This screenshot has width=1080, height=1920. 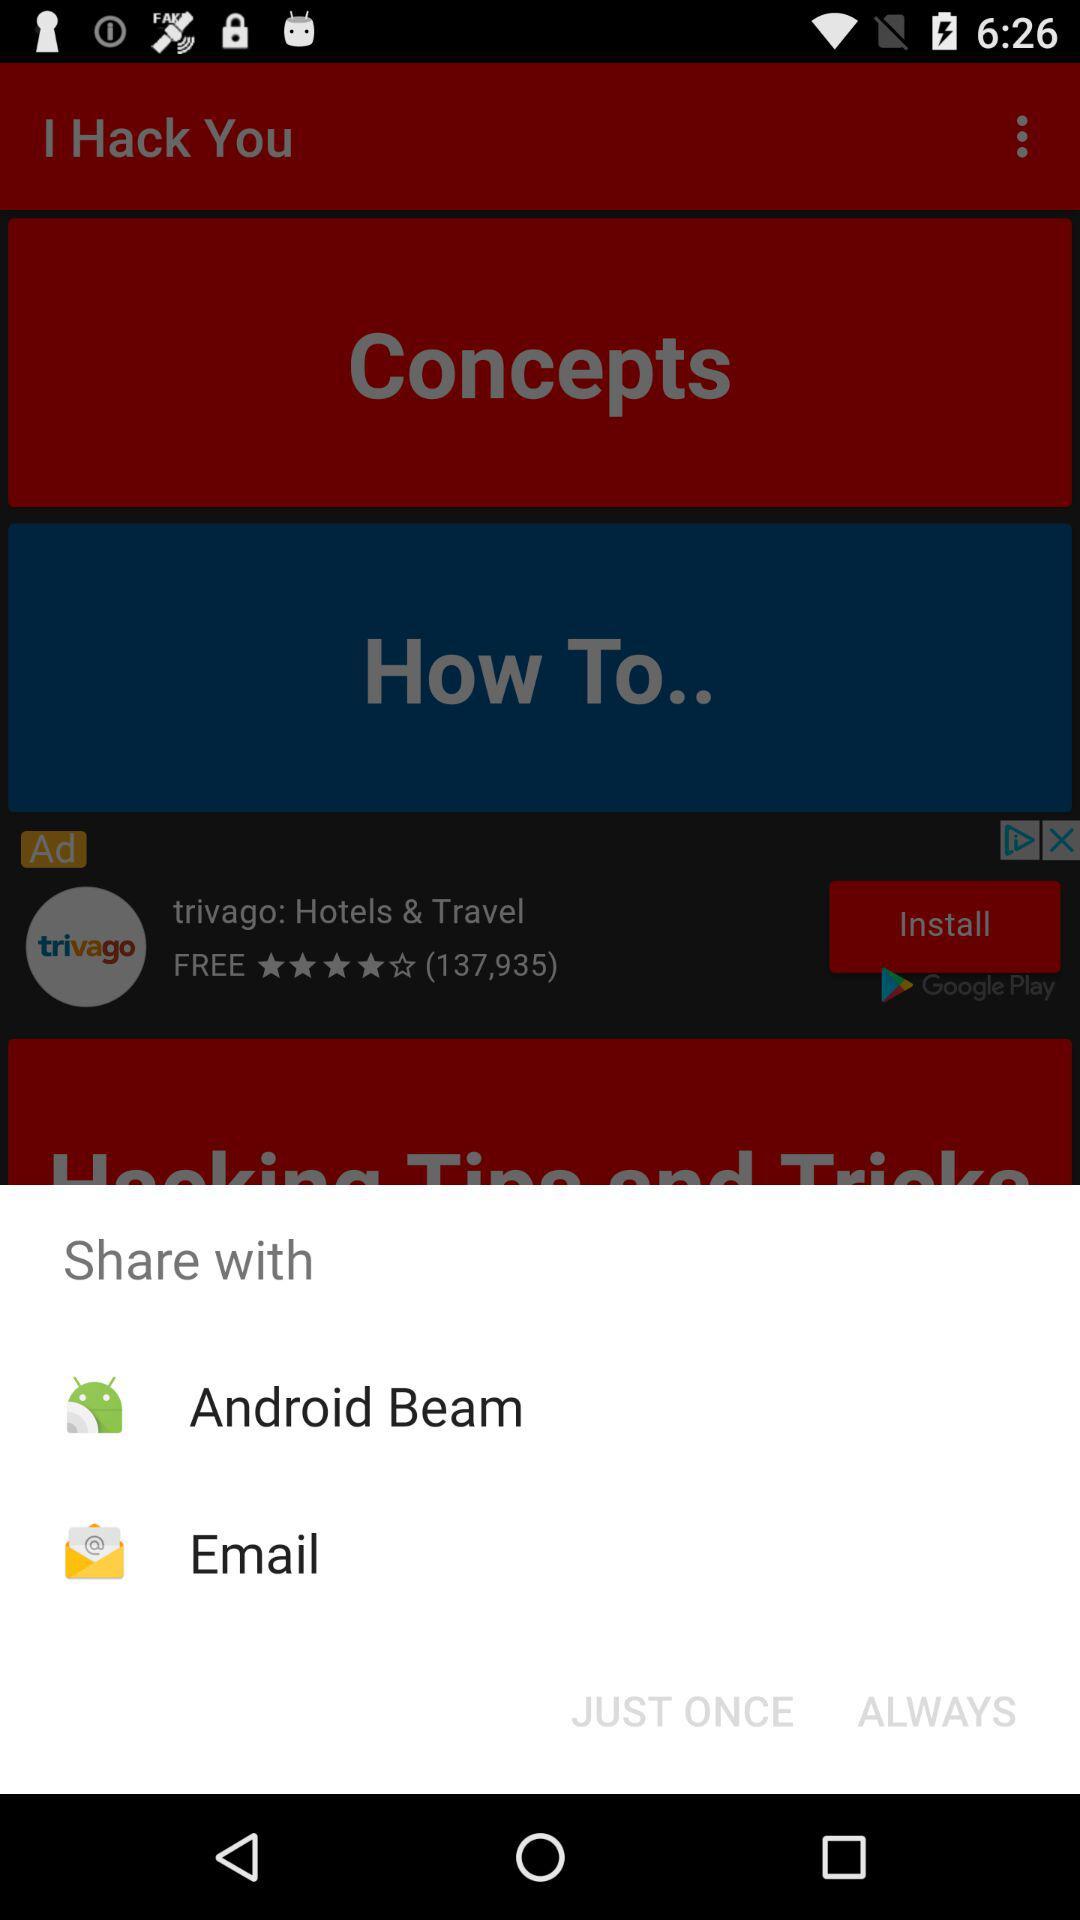 What do you see at coordinates (937, 1708) in the screenshot?
I see `always button` at bounding box center [937, 1708].